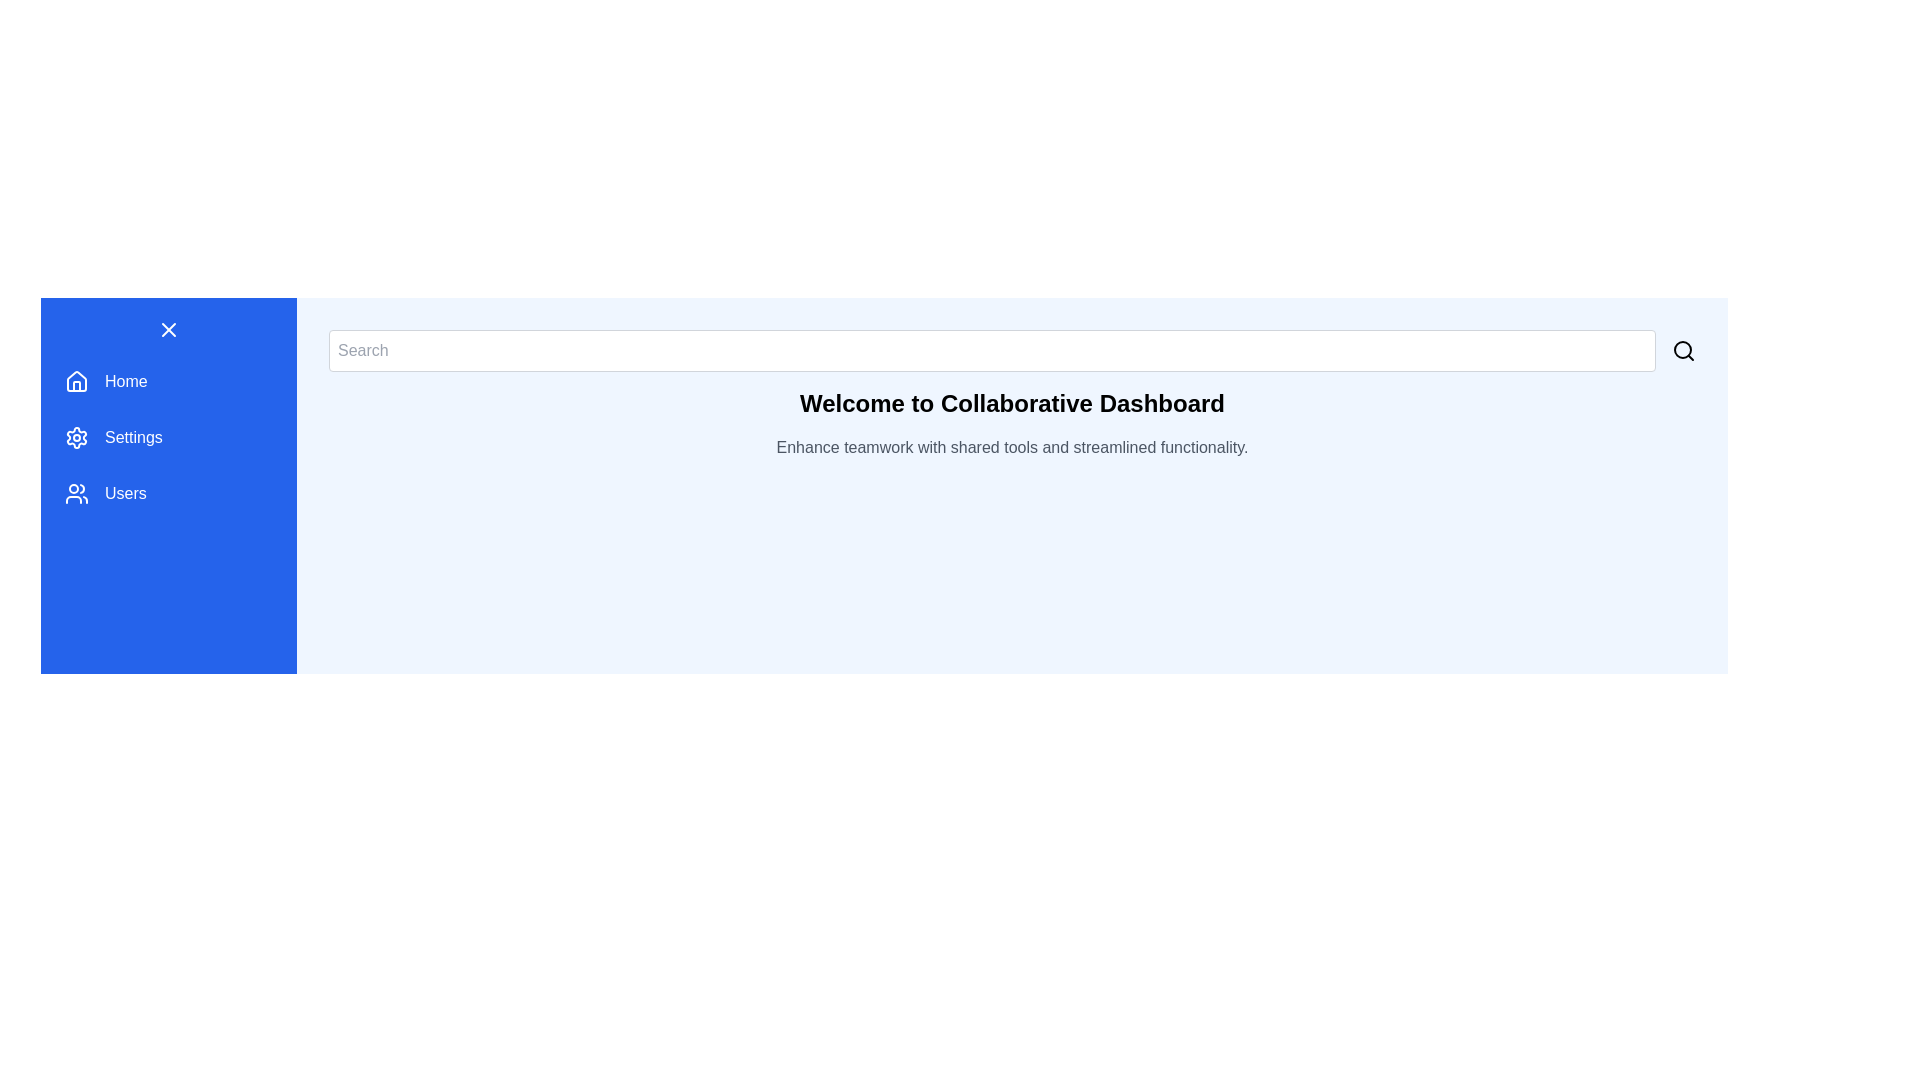 This screenshot has height=1080, width=1920. Describe the element at coordinates (168, 381) in the screenshot. I see `the navigation item labeled Home` at that location.